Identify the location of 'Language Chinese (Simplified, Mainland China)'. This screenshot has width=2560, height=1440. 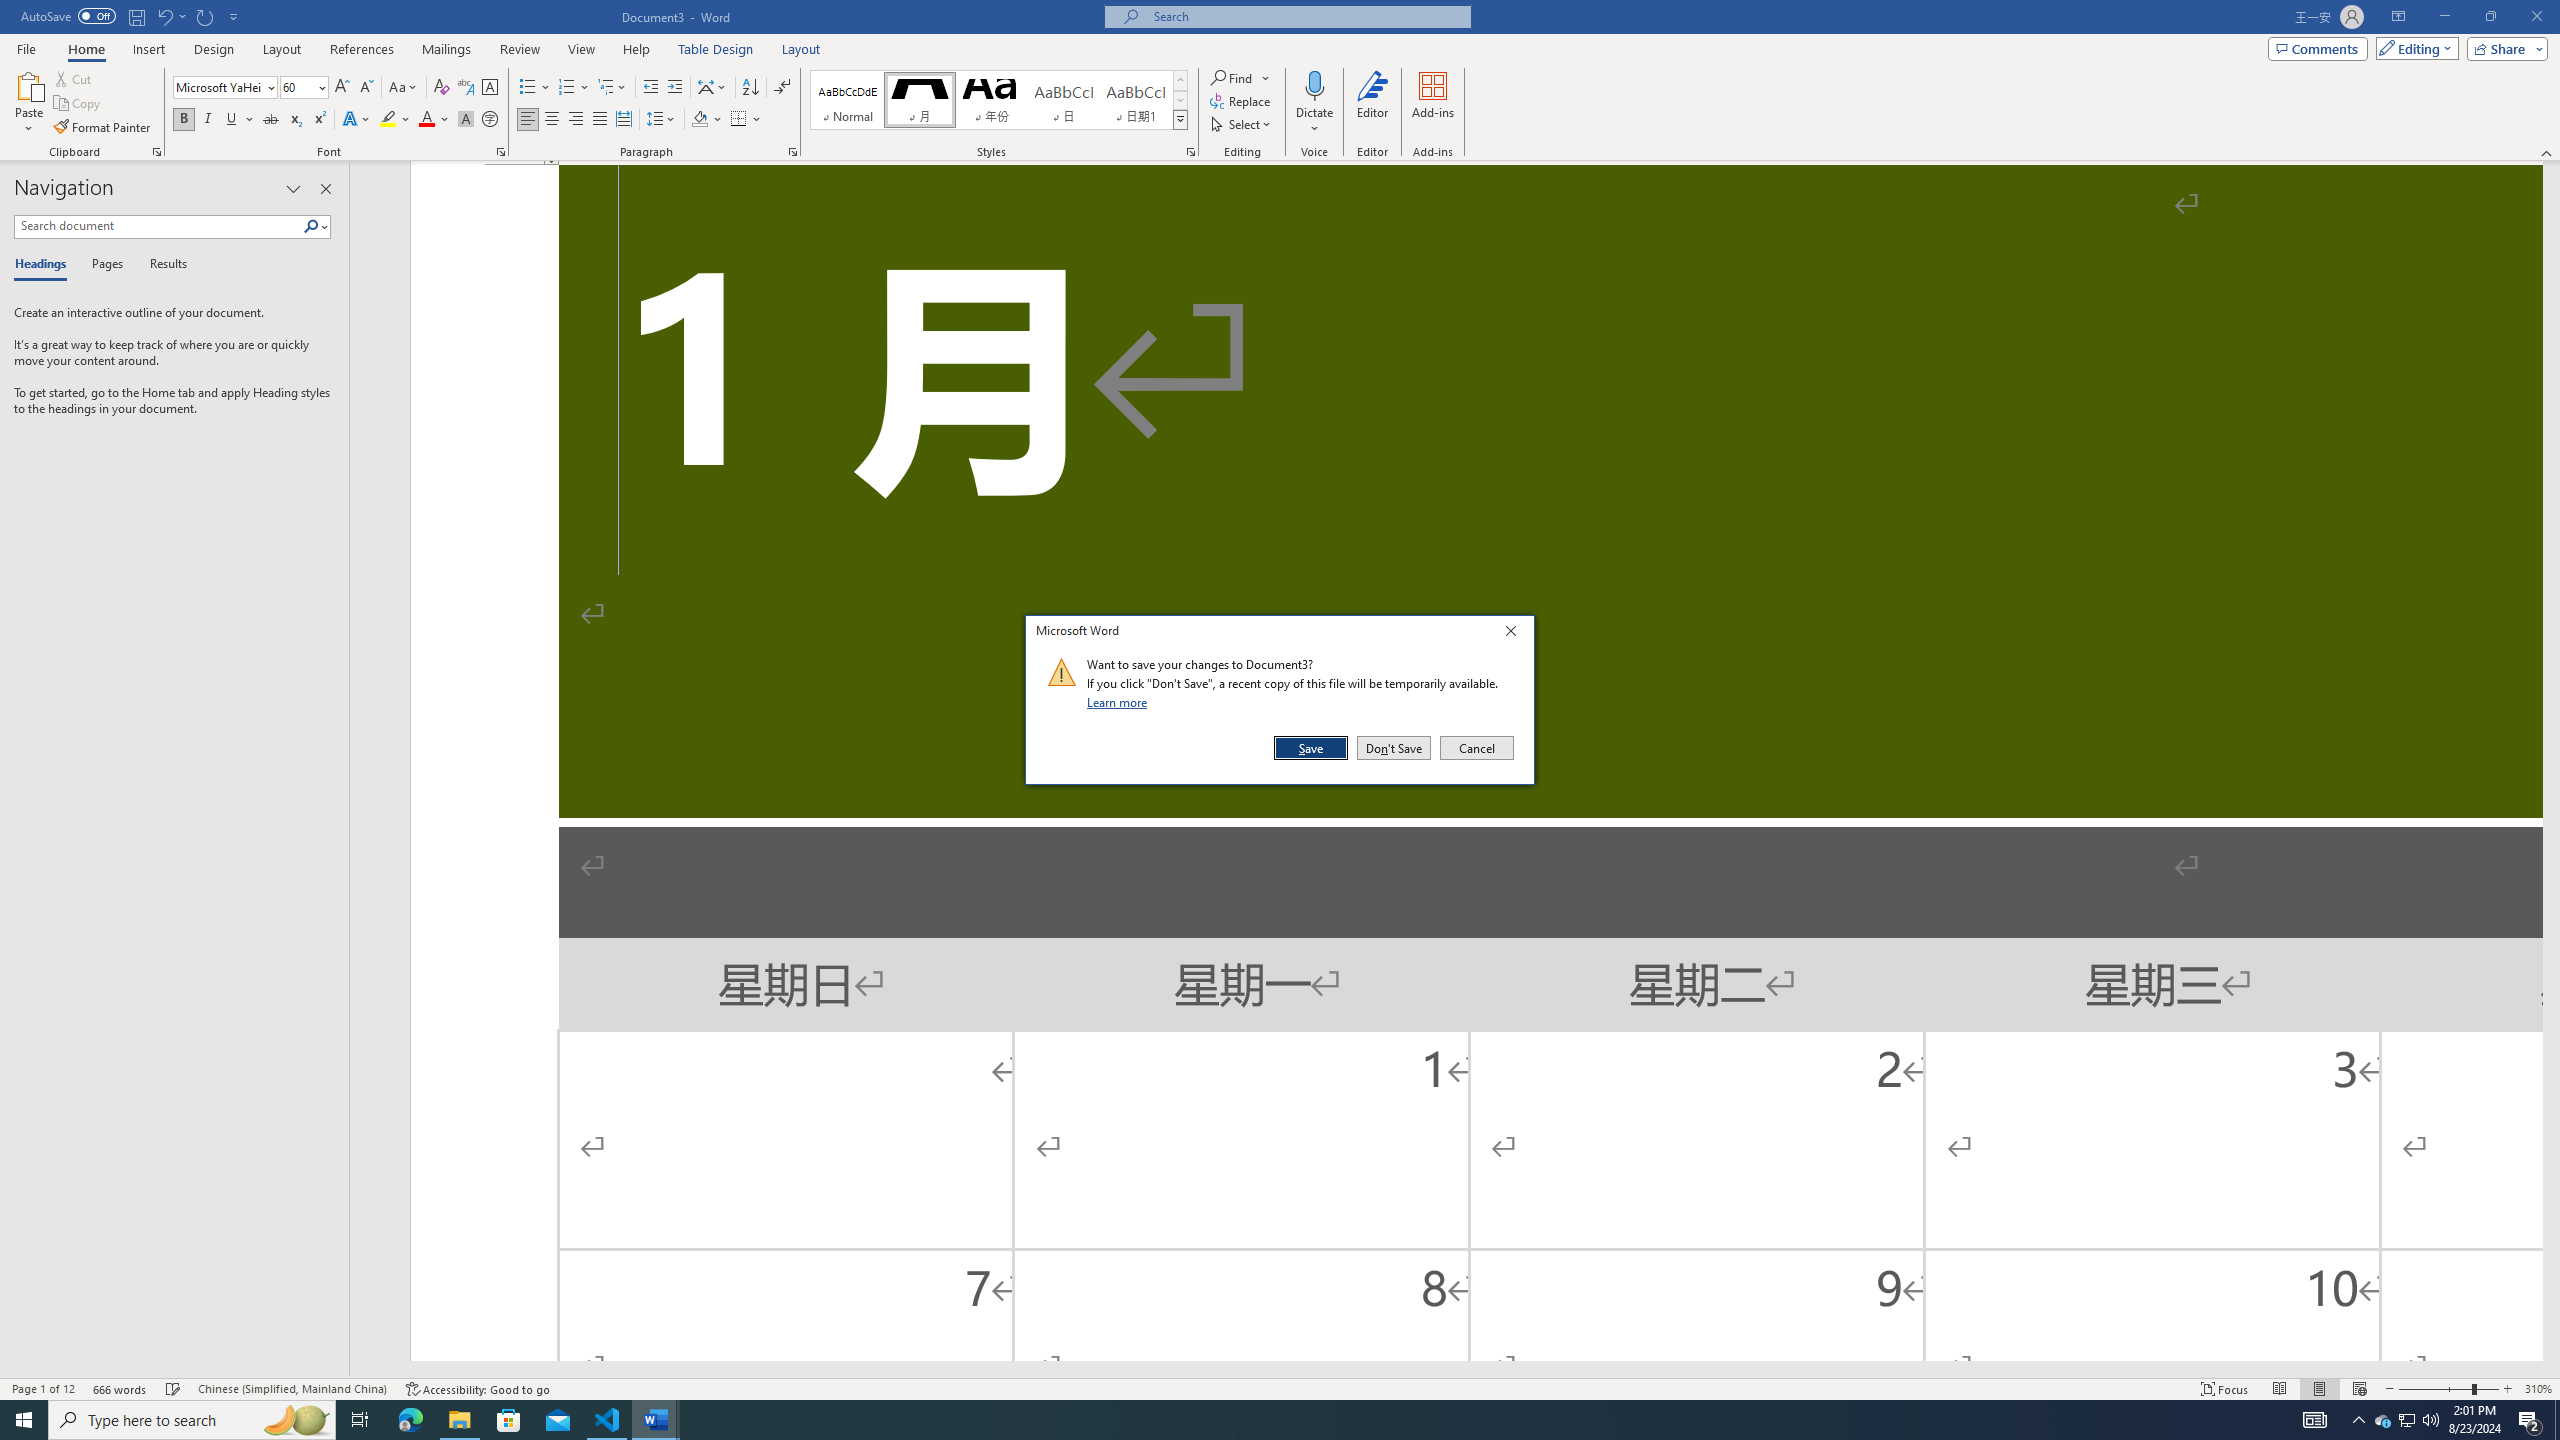
(290, 1389).